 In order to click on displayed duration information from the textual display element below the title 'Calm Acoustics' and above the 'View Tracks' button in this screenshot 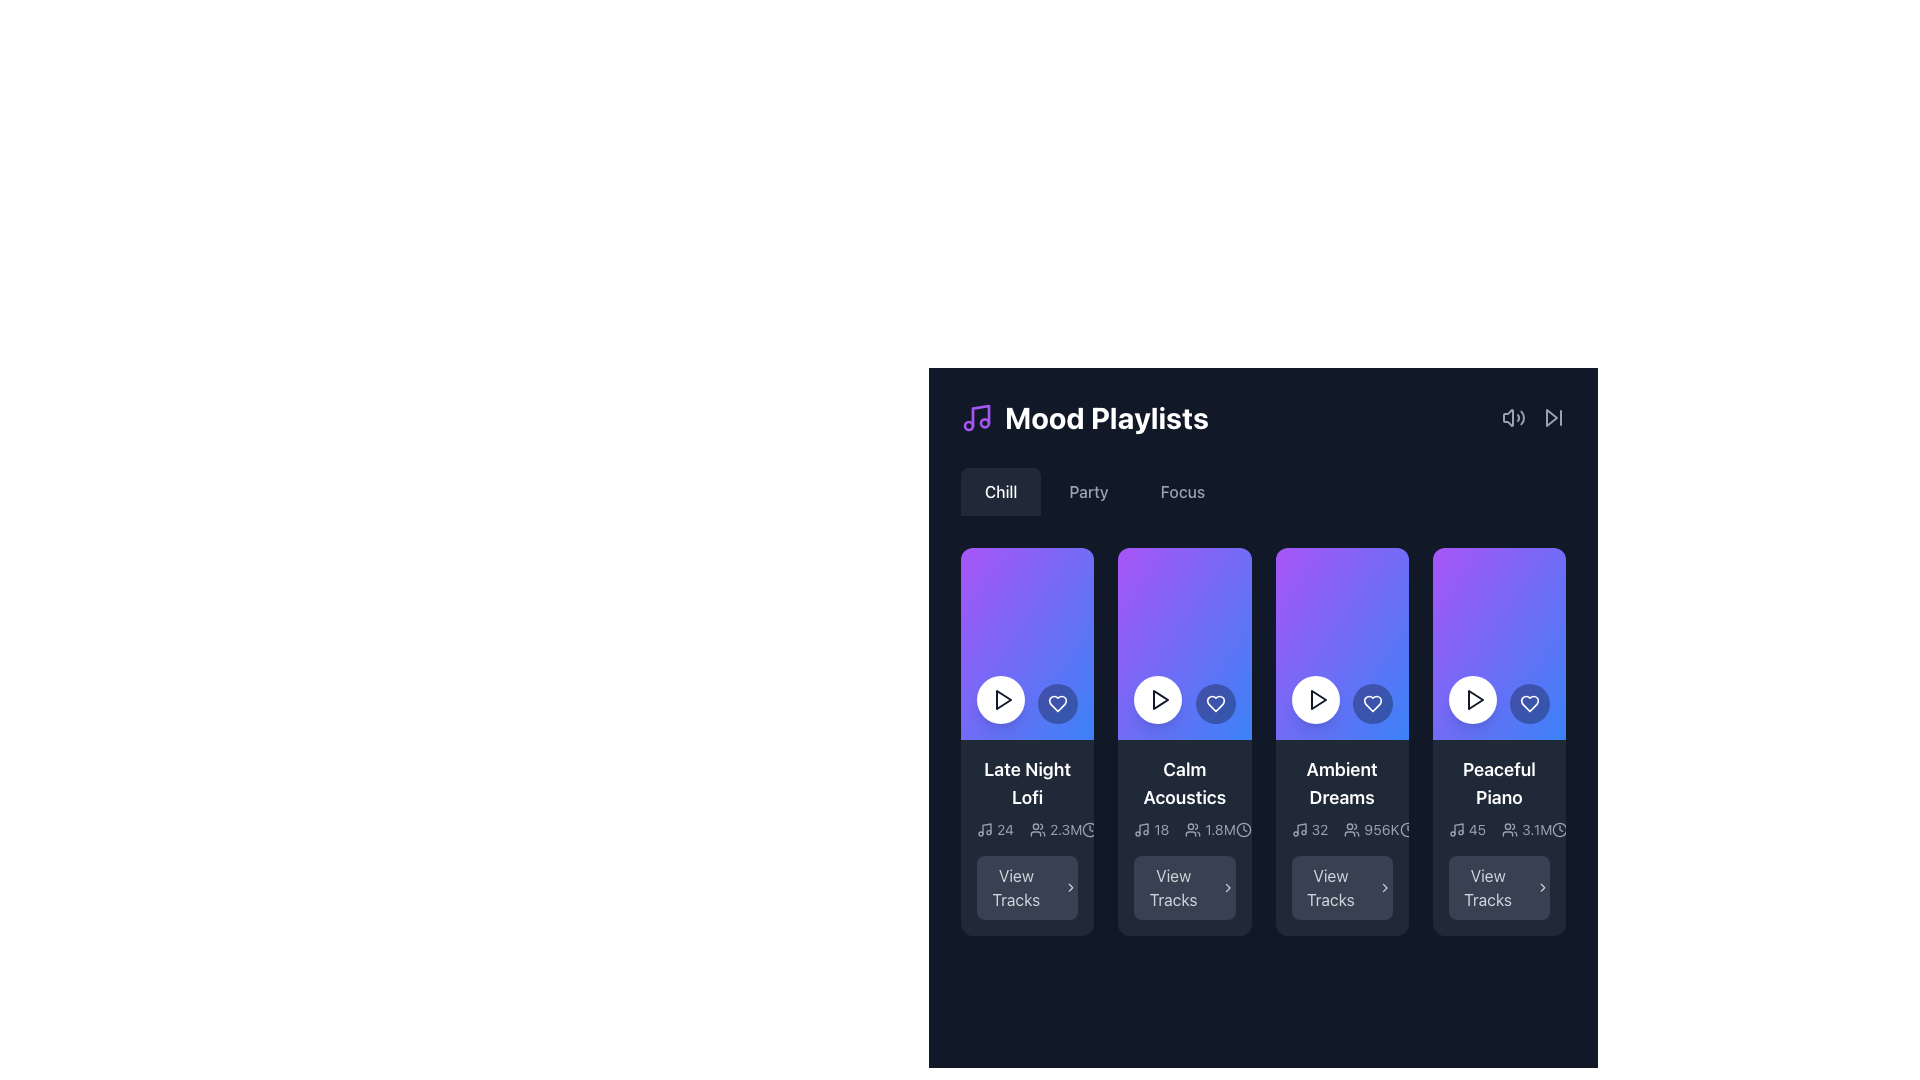, I will do `click(1115, 829)`.